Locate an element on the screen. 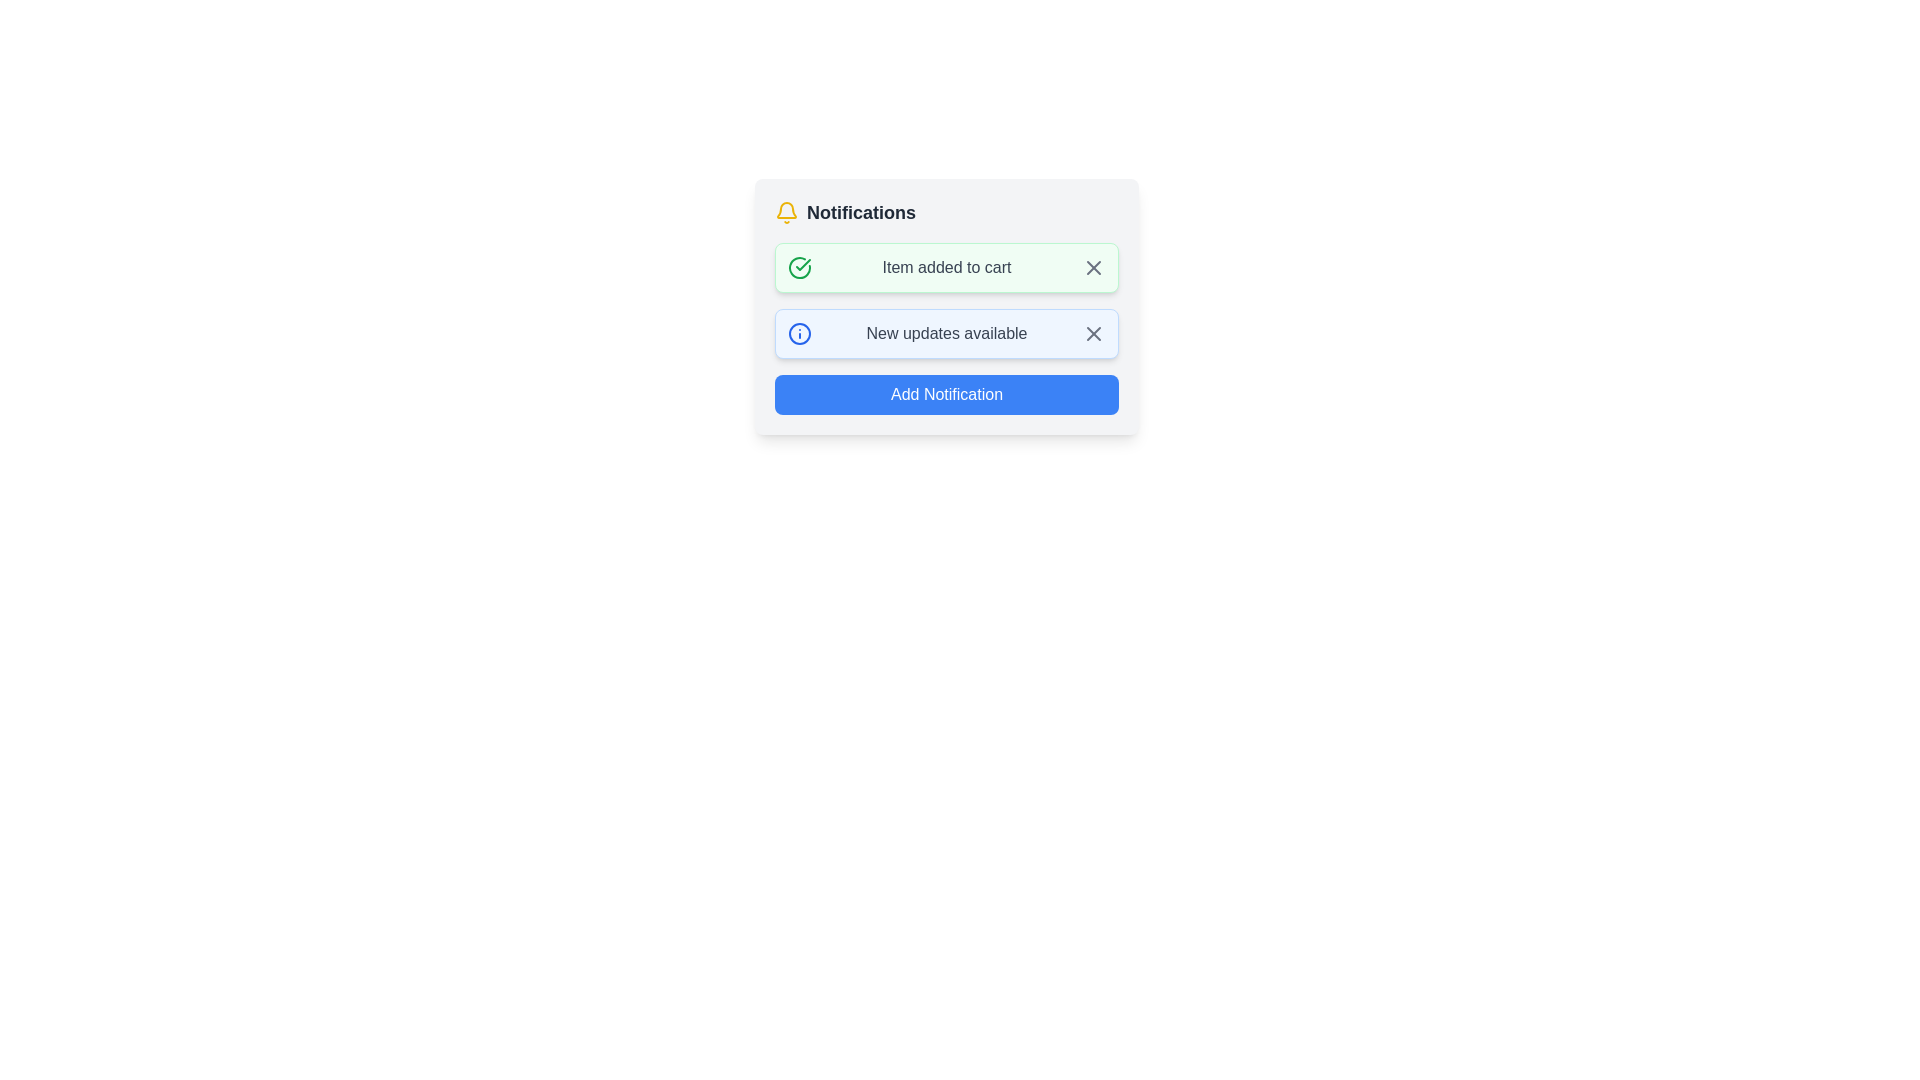 This screenshot has height=1080, width=1920. the Close button with an 'X' icon located at the rightmost side of the 'Item added to cart' notification is located at coordinates (1093, 266).